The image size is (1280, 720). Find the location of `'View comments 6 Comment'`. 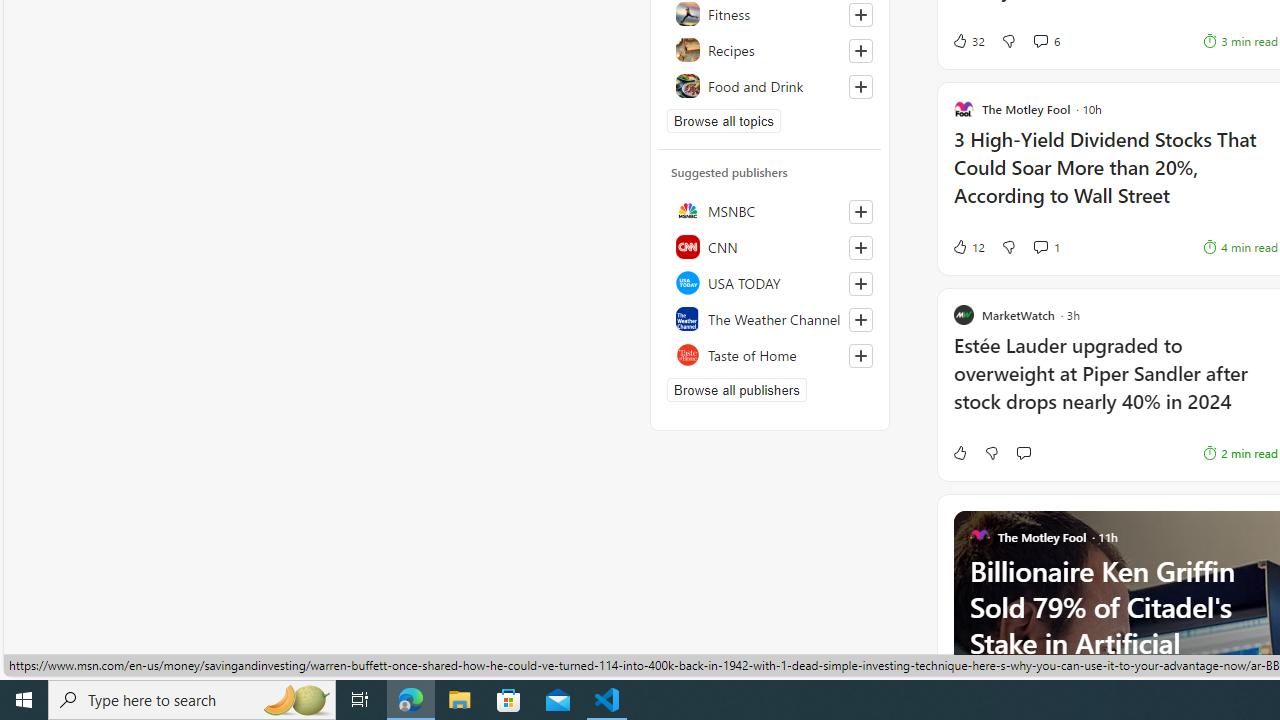

'View comments 6 Comment' is located at coordinates (1040, 41).